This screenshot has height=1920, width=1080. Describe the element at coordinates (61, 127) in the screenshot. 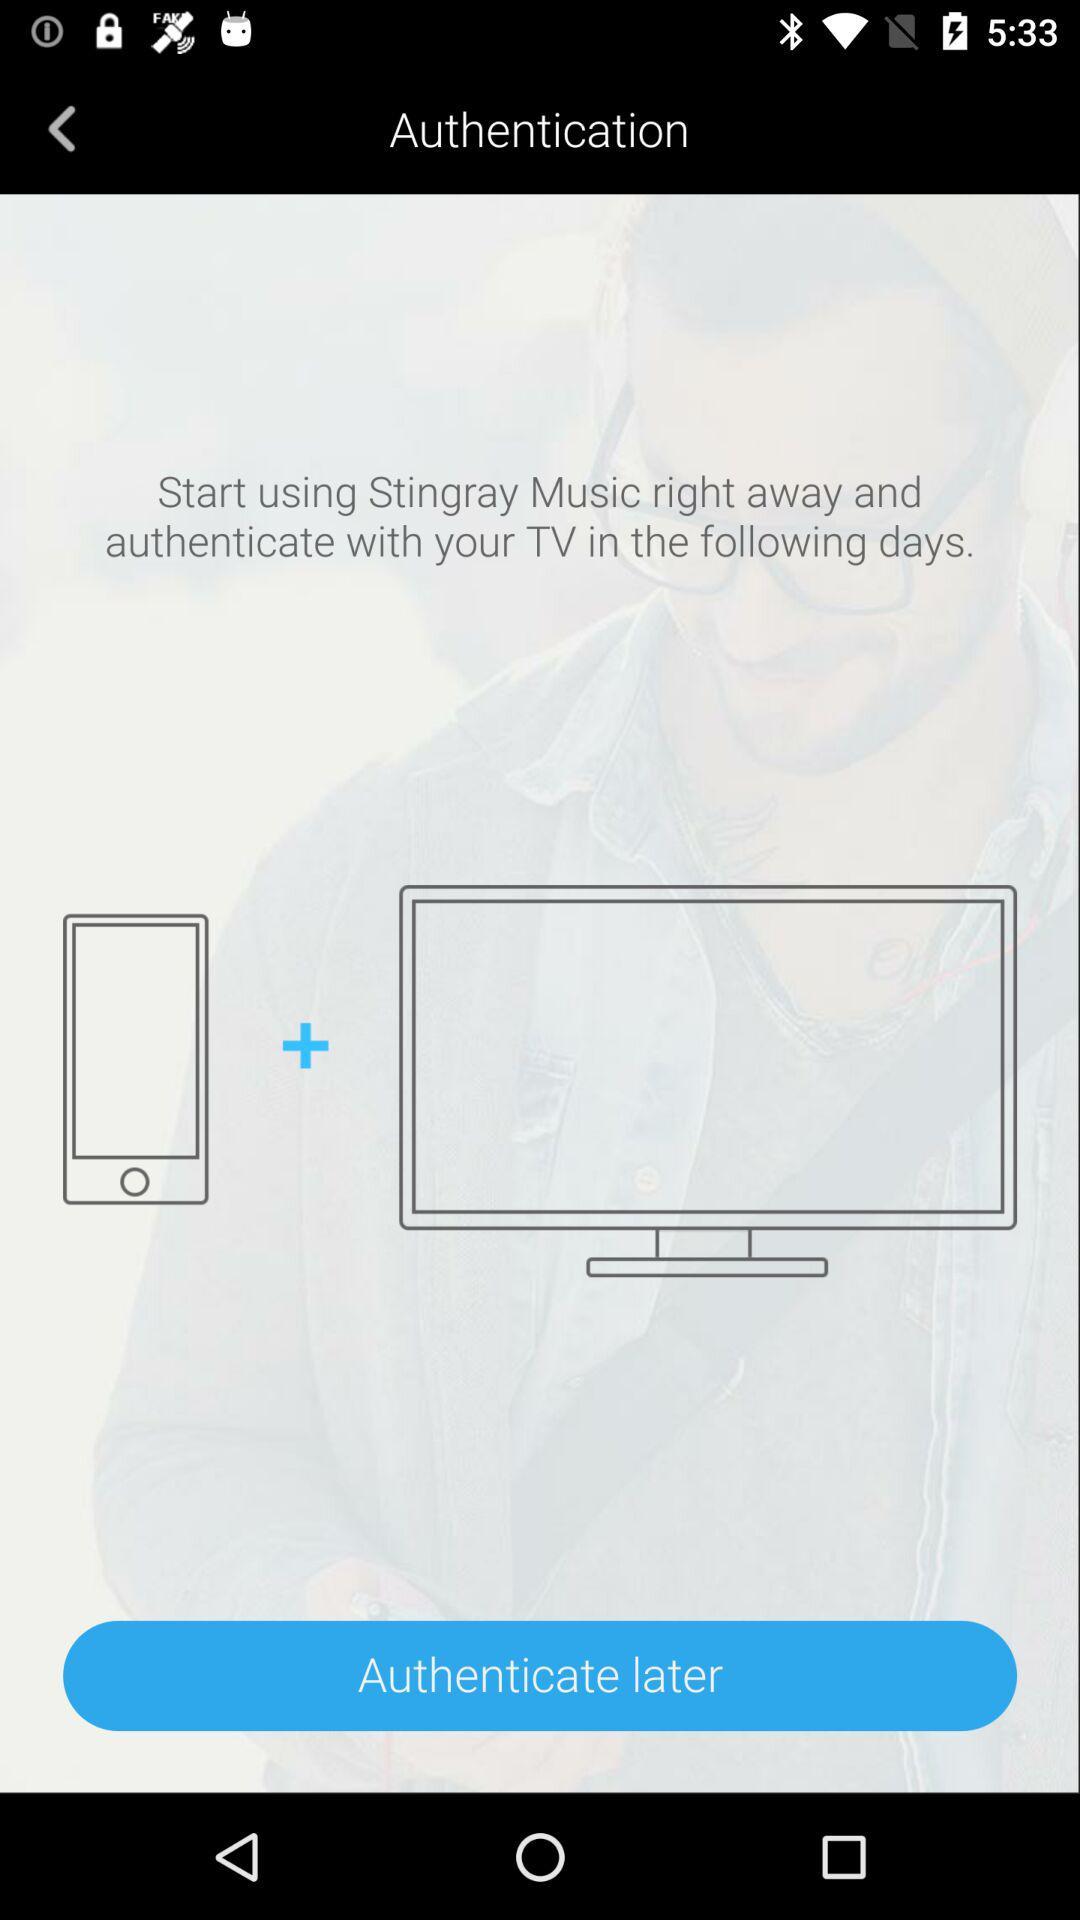

I see `item to the left of the authentication item` at that location.